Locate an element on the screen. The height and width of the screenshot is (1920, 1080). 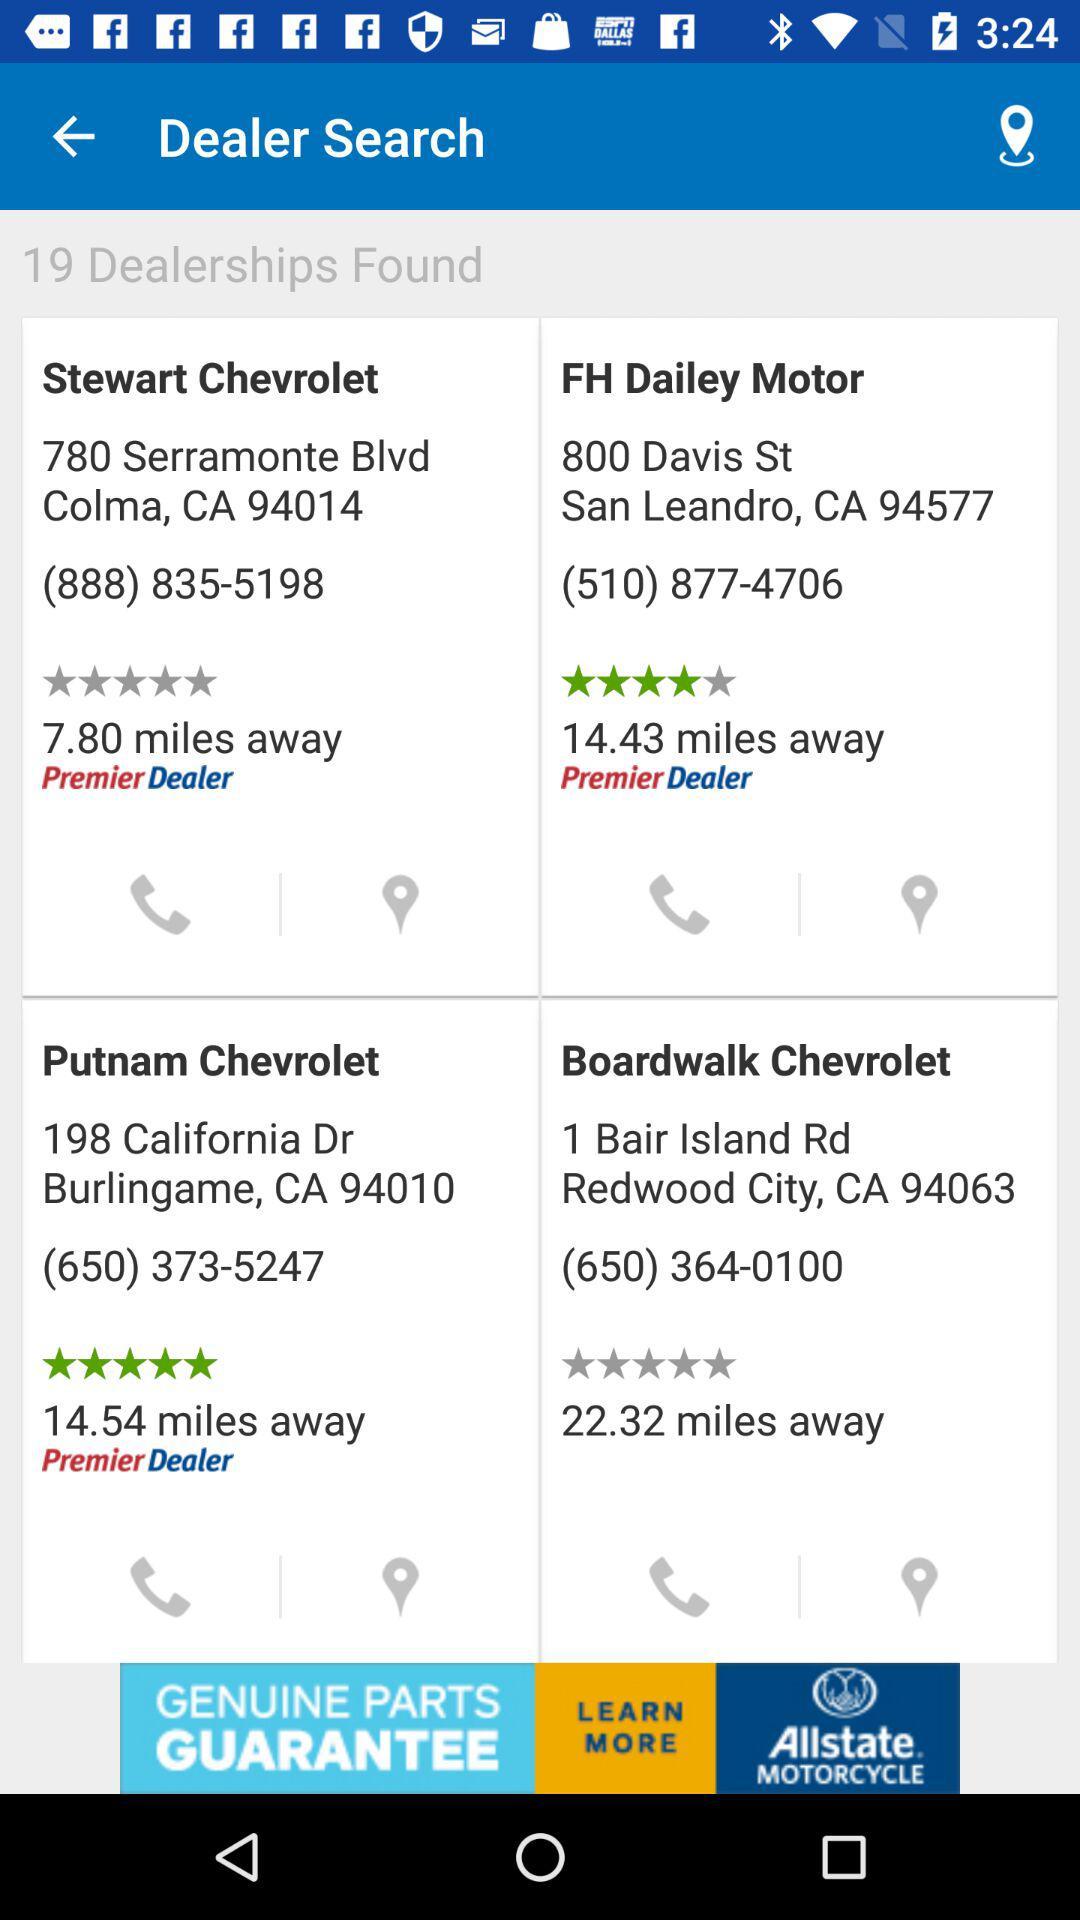
call the number is located at coordinates (678, 903).